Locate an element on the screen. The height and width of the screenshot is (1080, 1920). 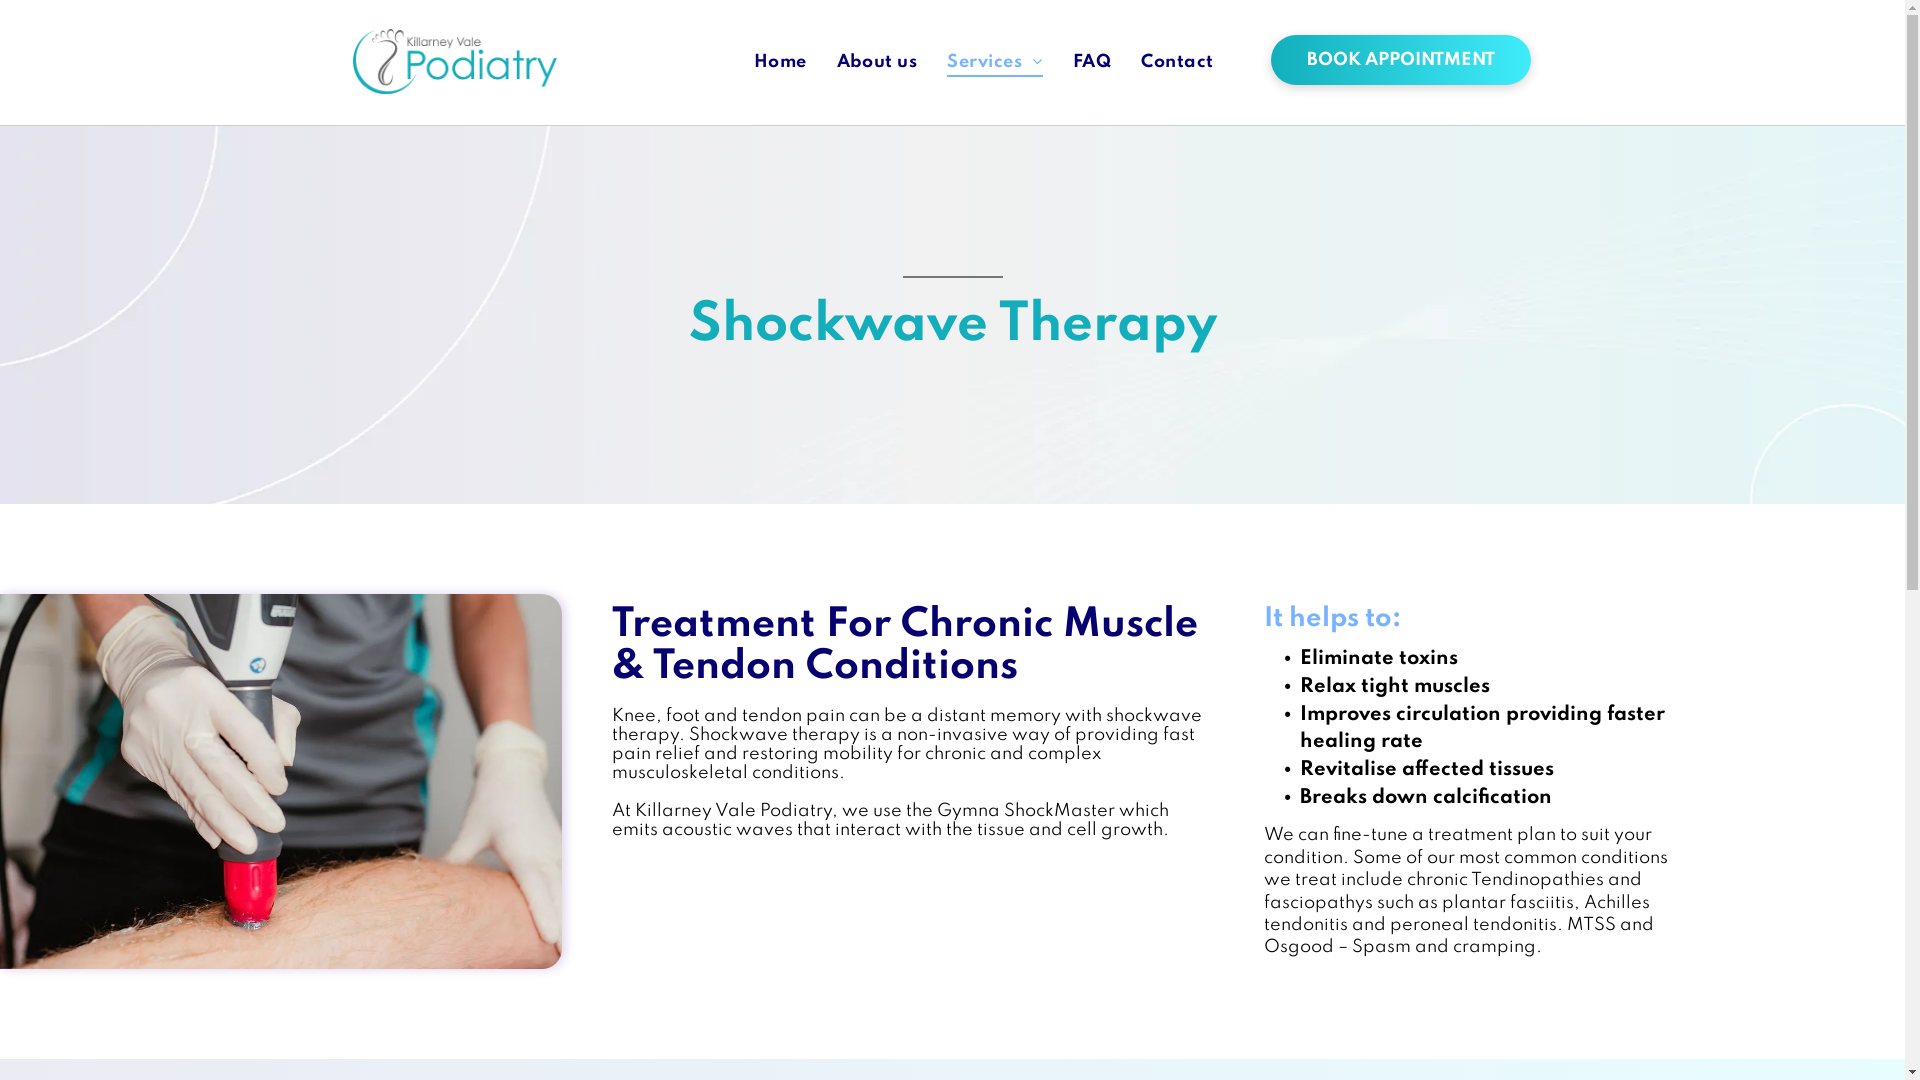
'FAQ' is located at coordinates (1090, 61).